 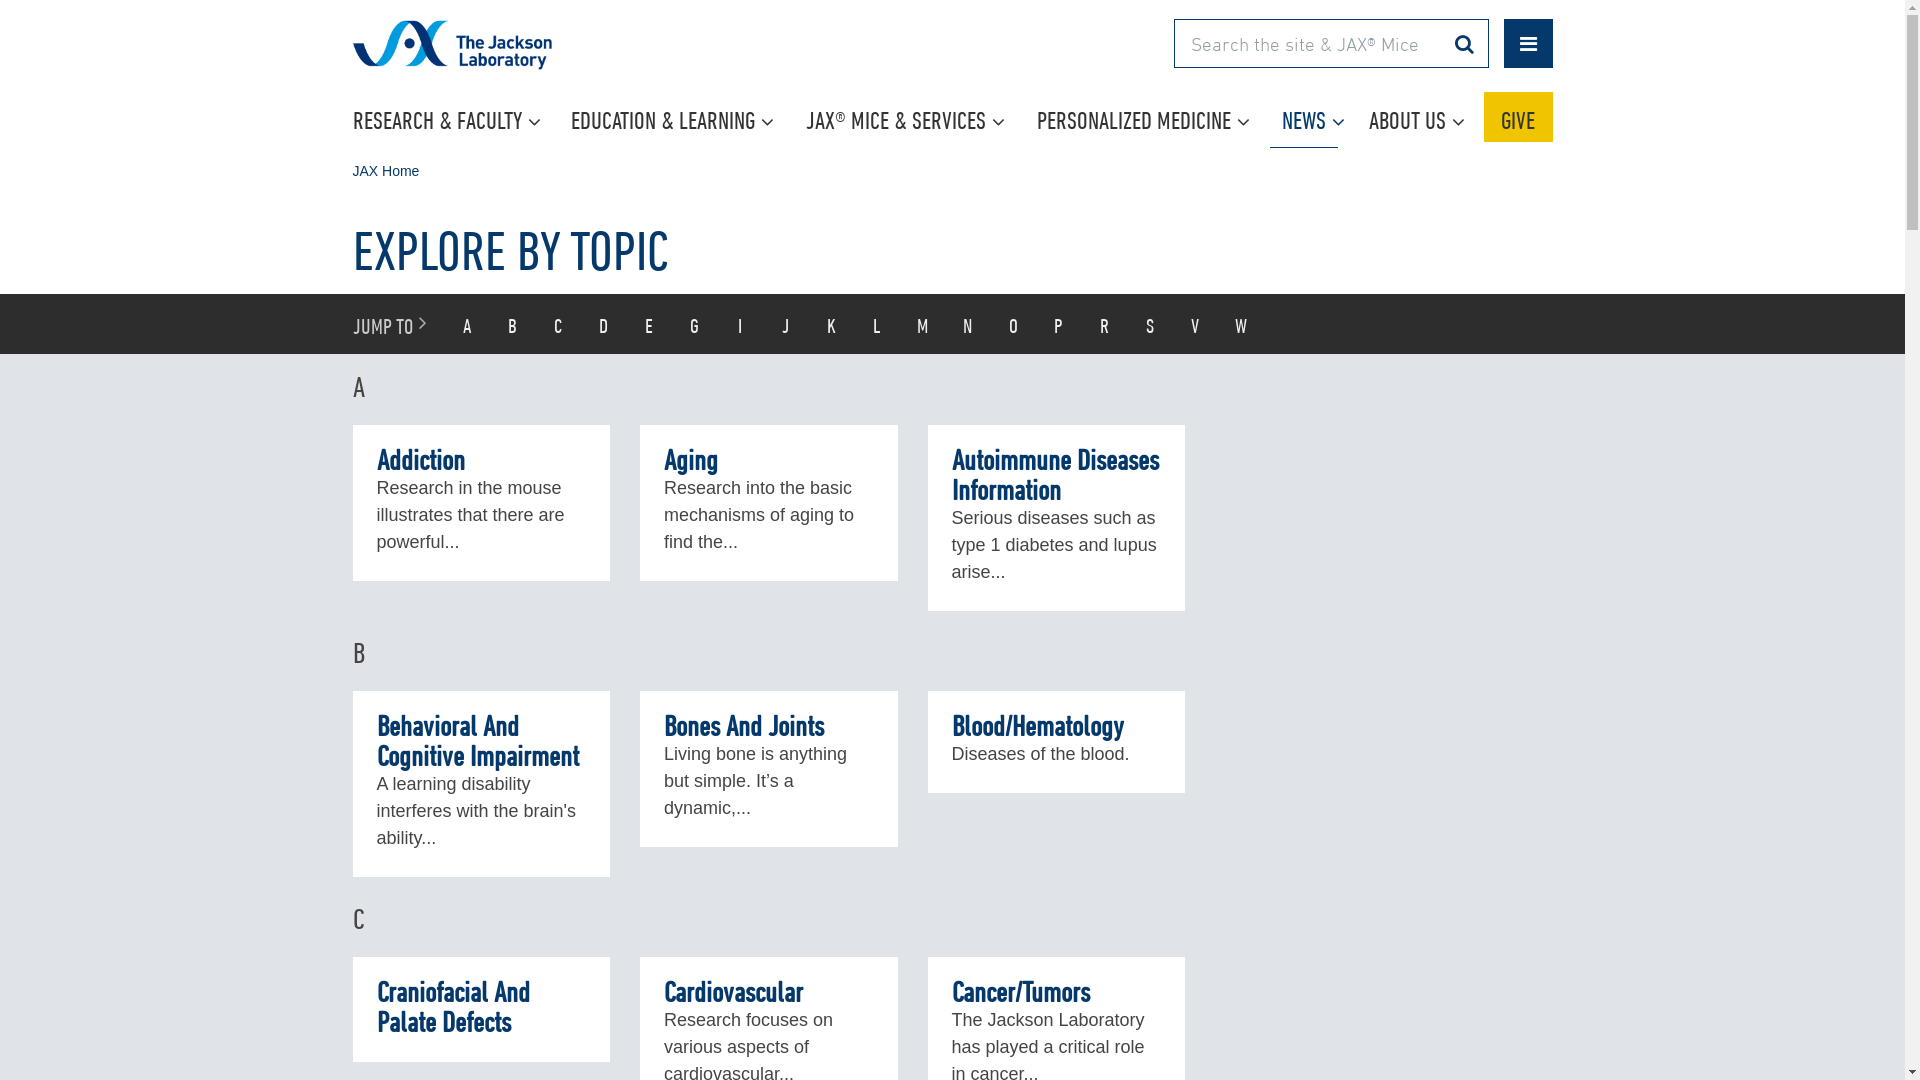 What do you see at coordinates (507, 57) in the screenshot?
I see `'Jackson Laboratory'` at bounding box center [507, 57].